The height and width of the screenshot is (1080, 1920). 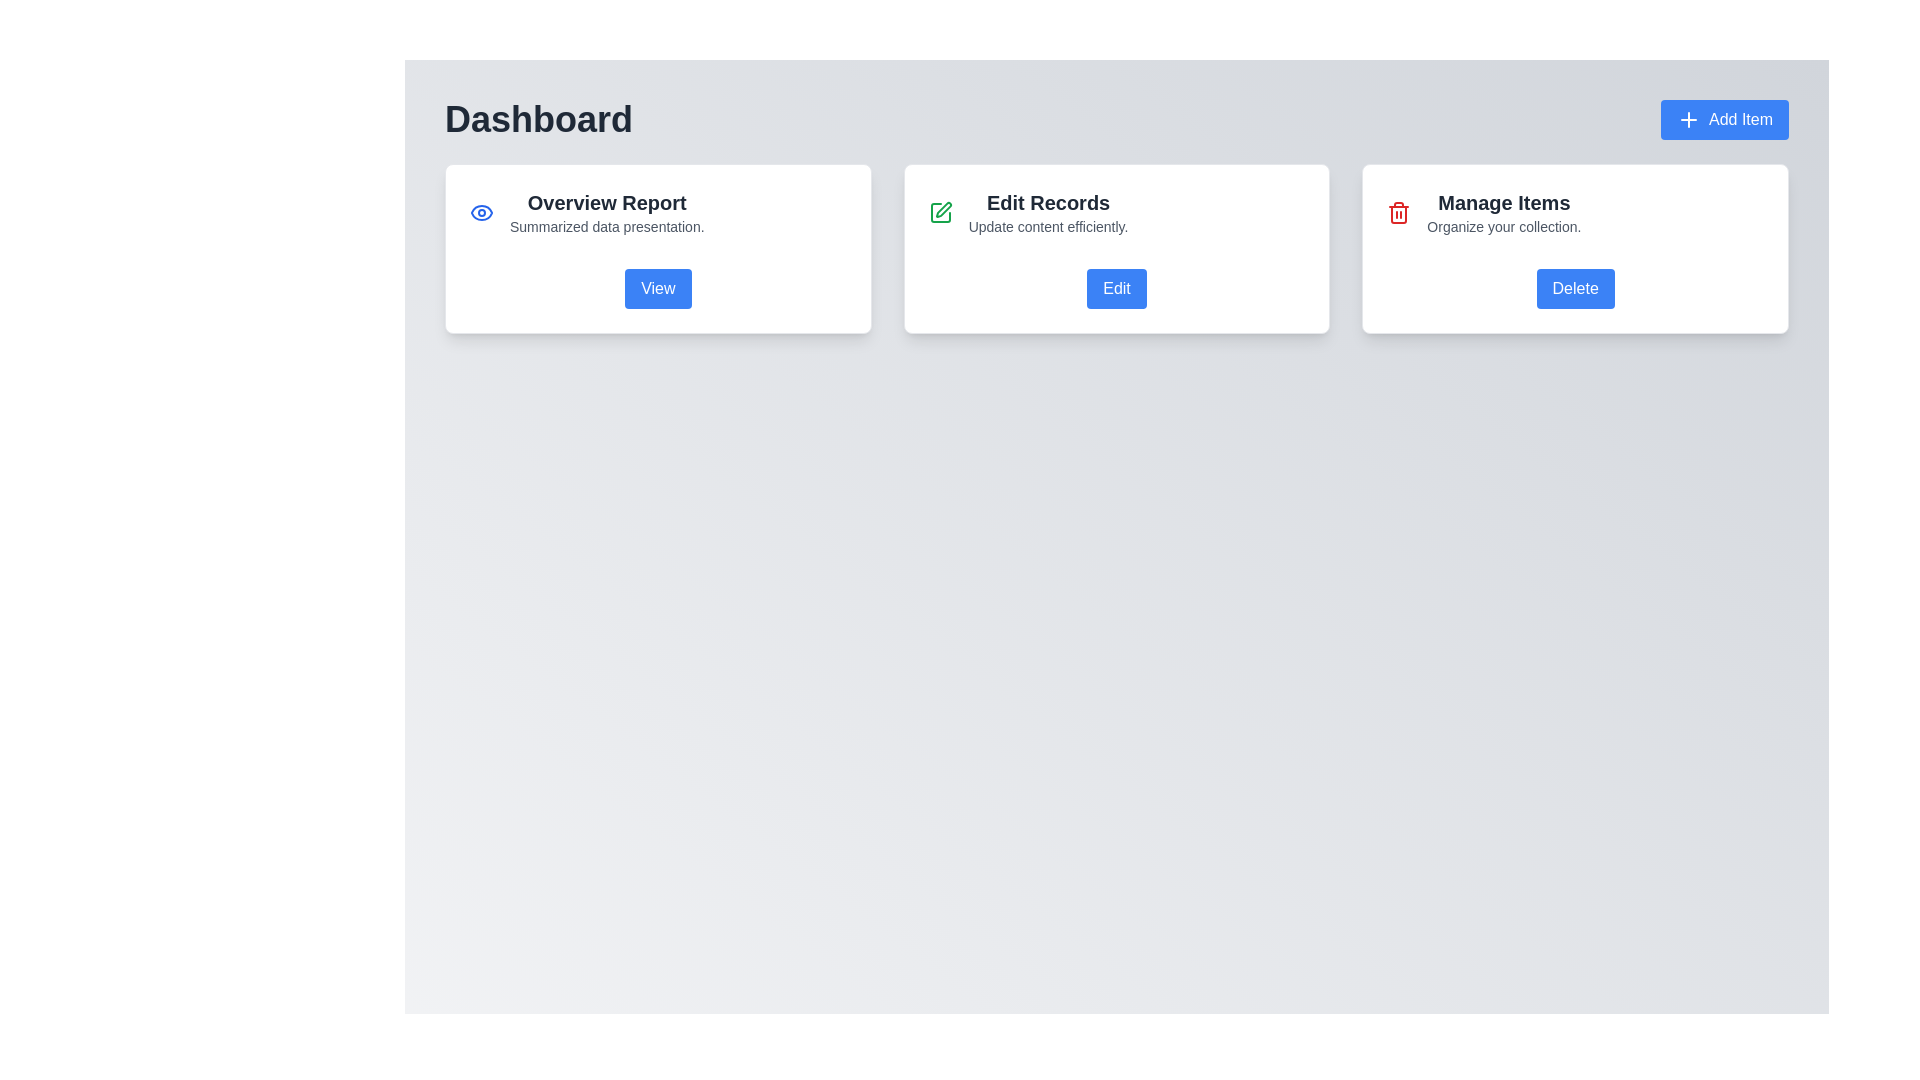 What do you see at coordinates (538, 119) in the screenshot?
I see `the text label that serves as the title or heading at the top left of the interface` at bounding box center [538, 119].